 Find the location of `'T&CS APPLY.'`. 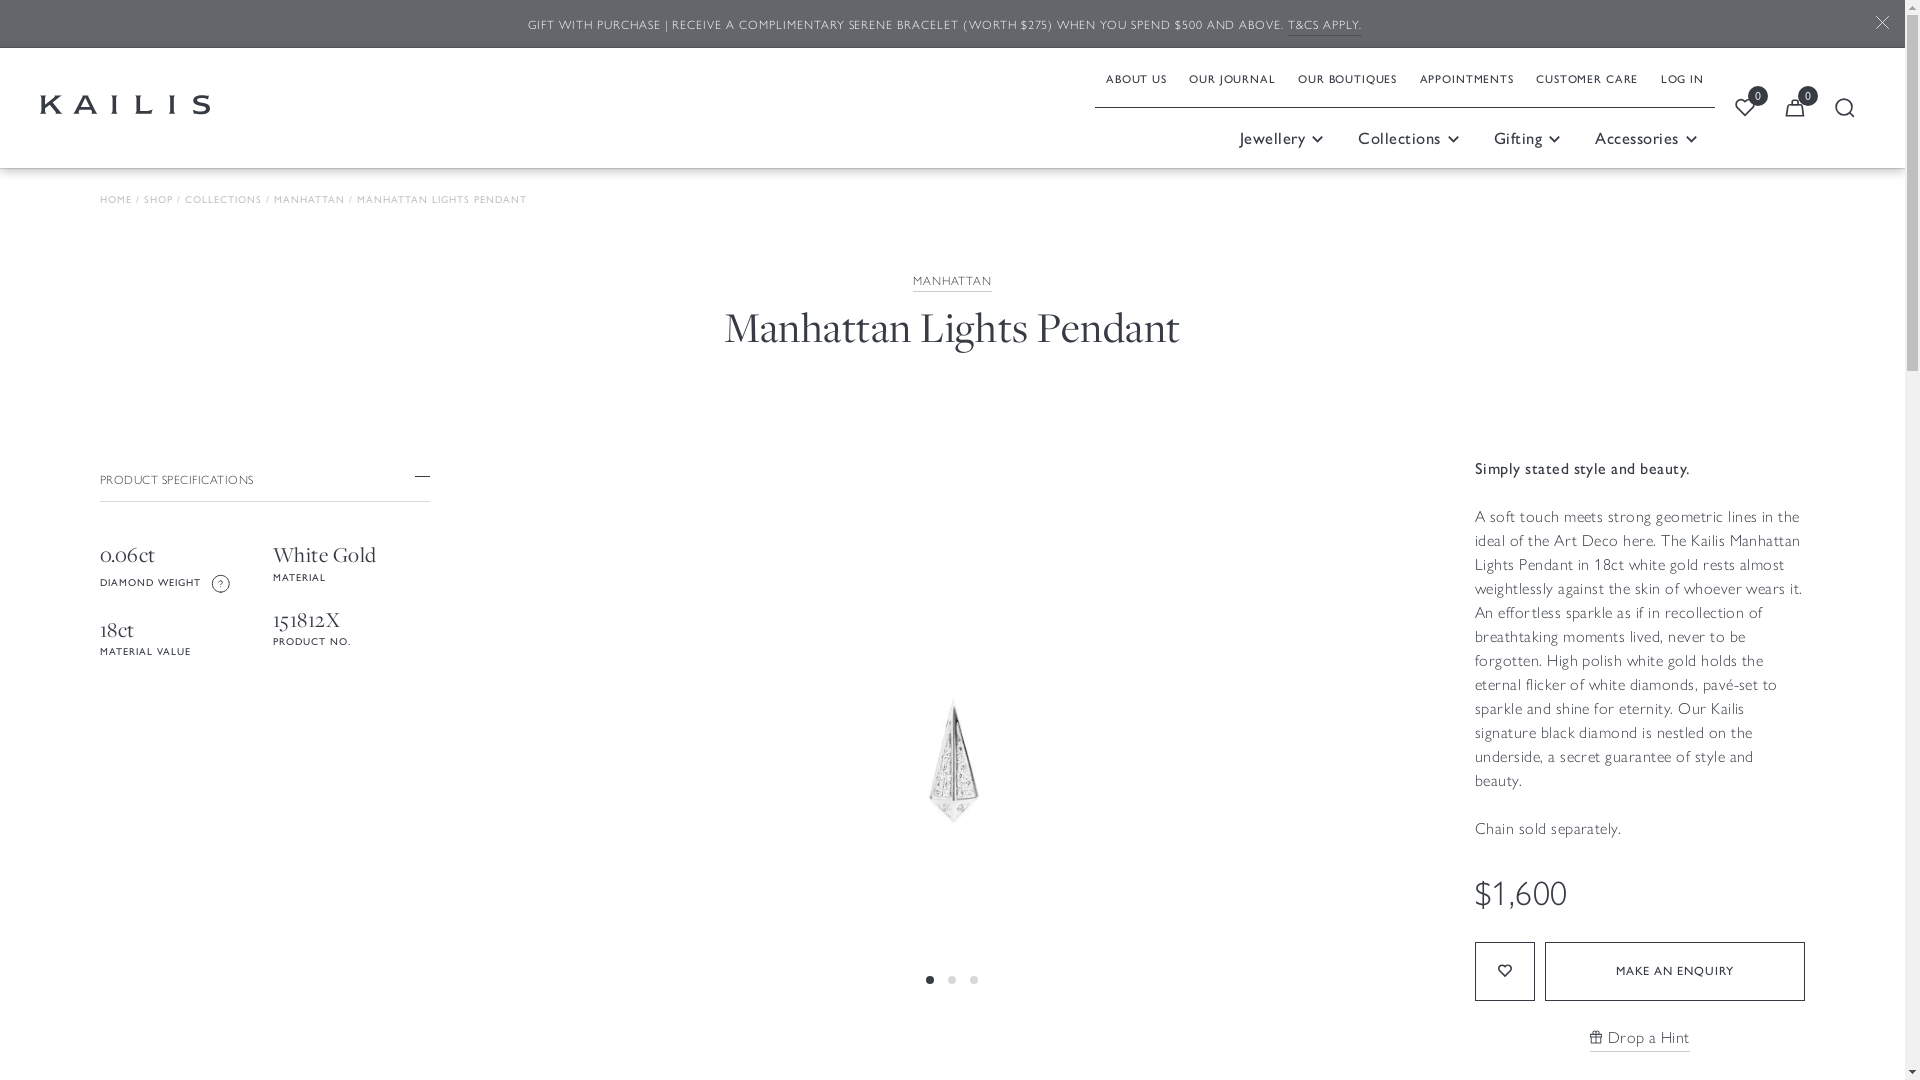

'T&CS APPLY.' is located at coordinates (1324, 25).